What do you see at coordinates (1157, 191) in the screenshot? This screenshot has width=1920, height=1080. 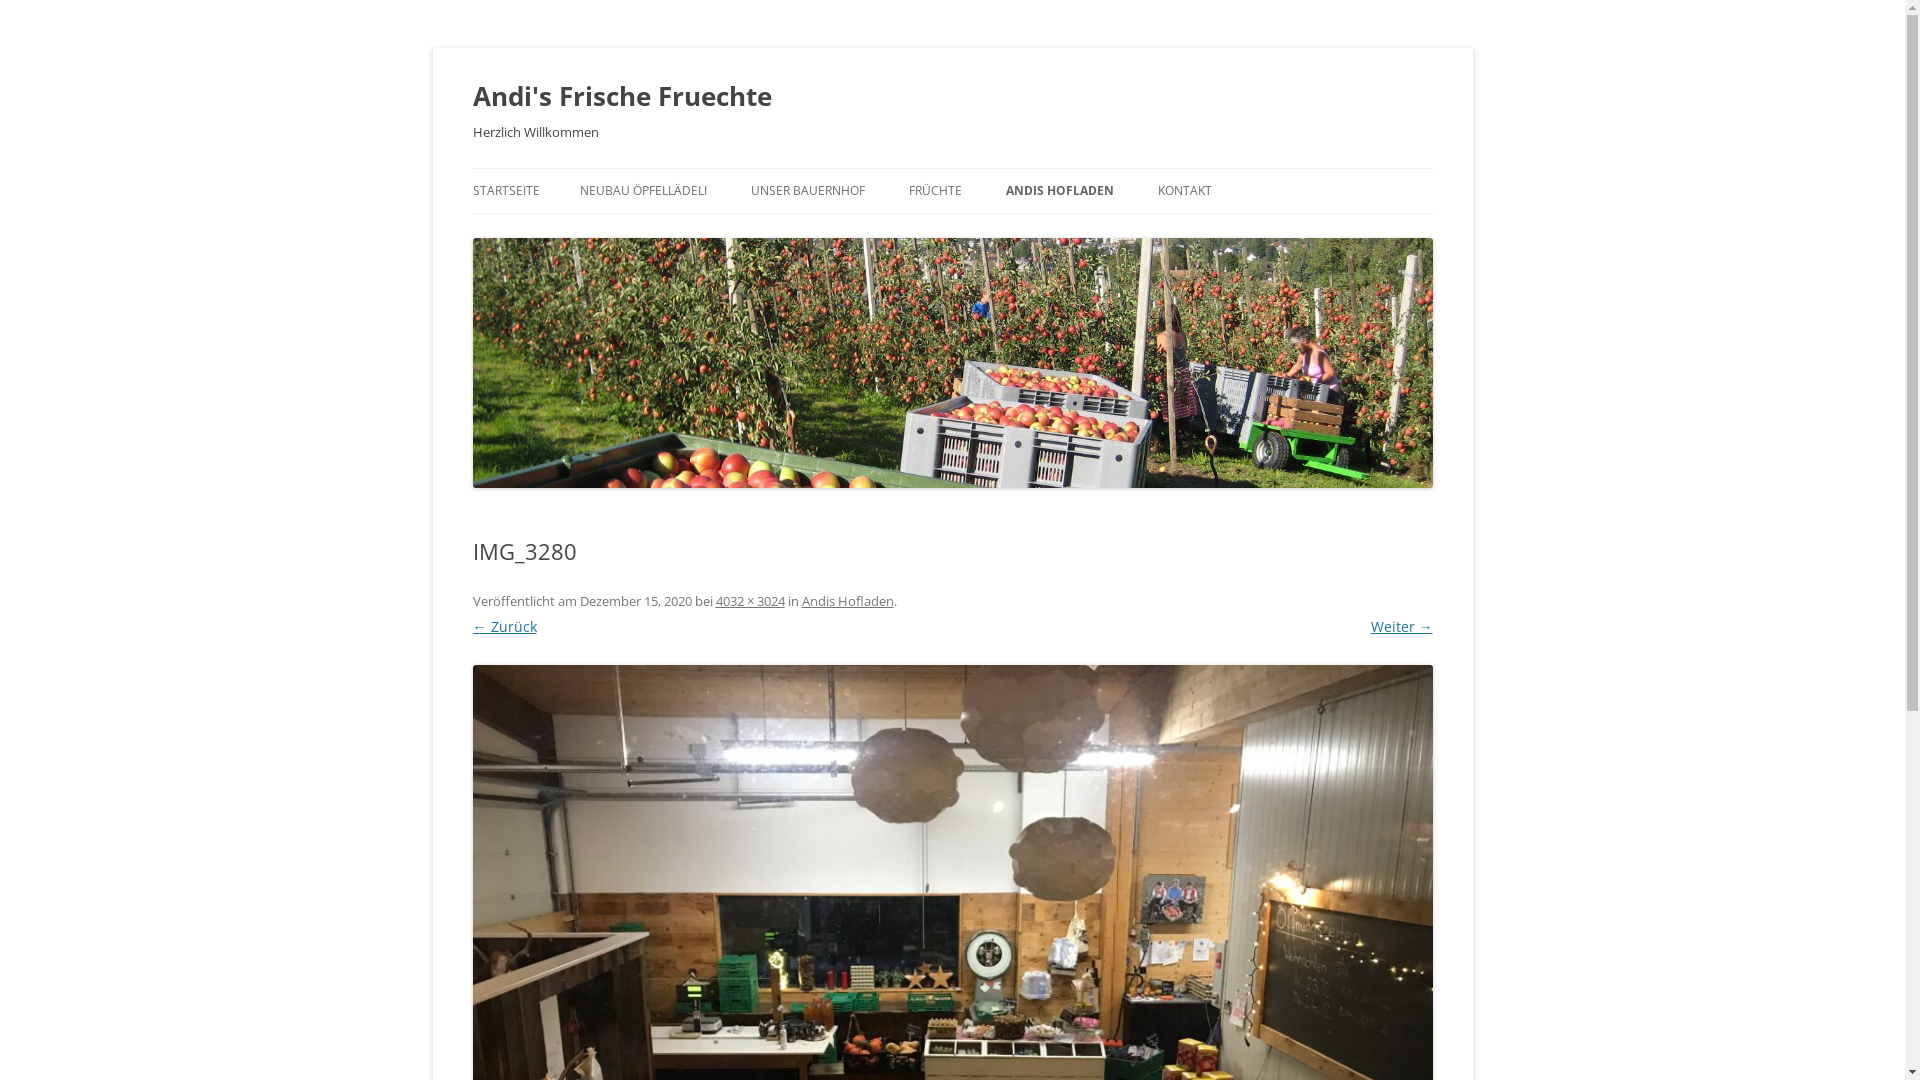 I see `'KONTAKT'` at bounding box center [1157, 191].